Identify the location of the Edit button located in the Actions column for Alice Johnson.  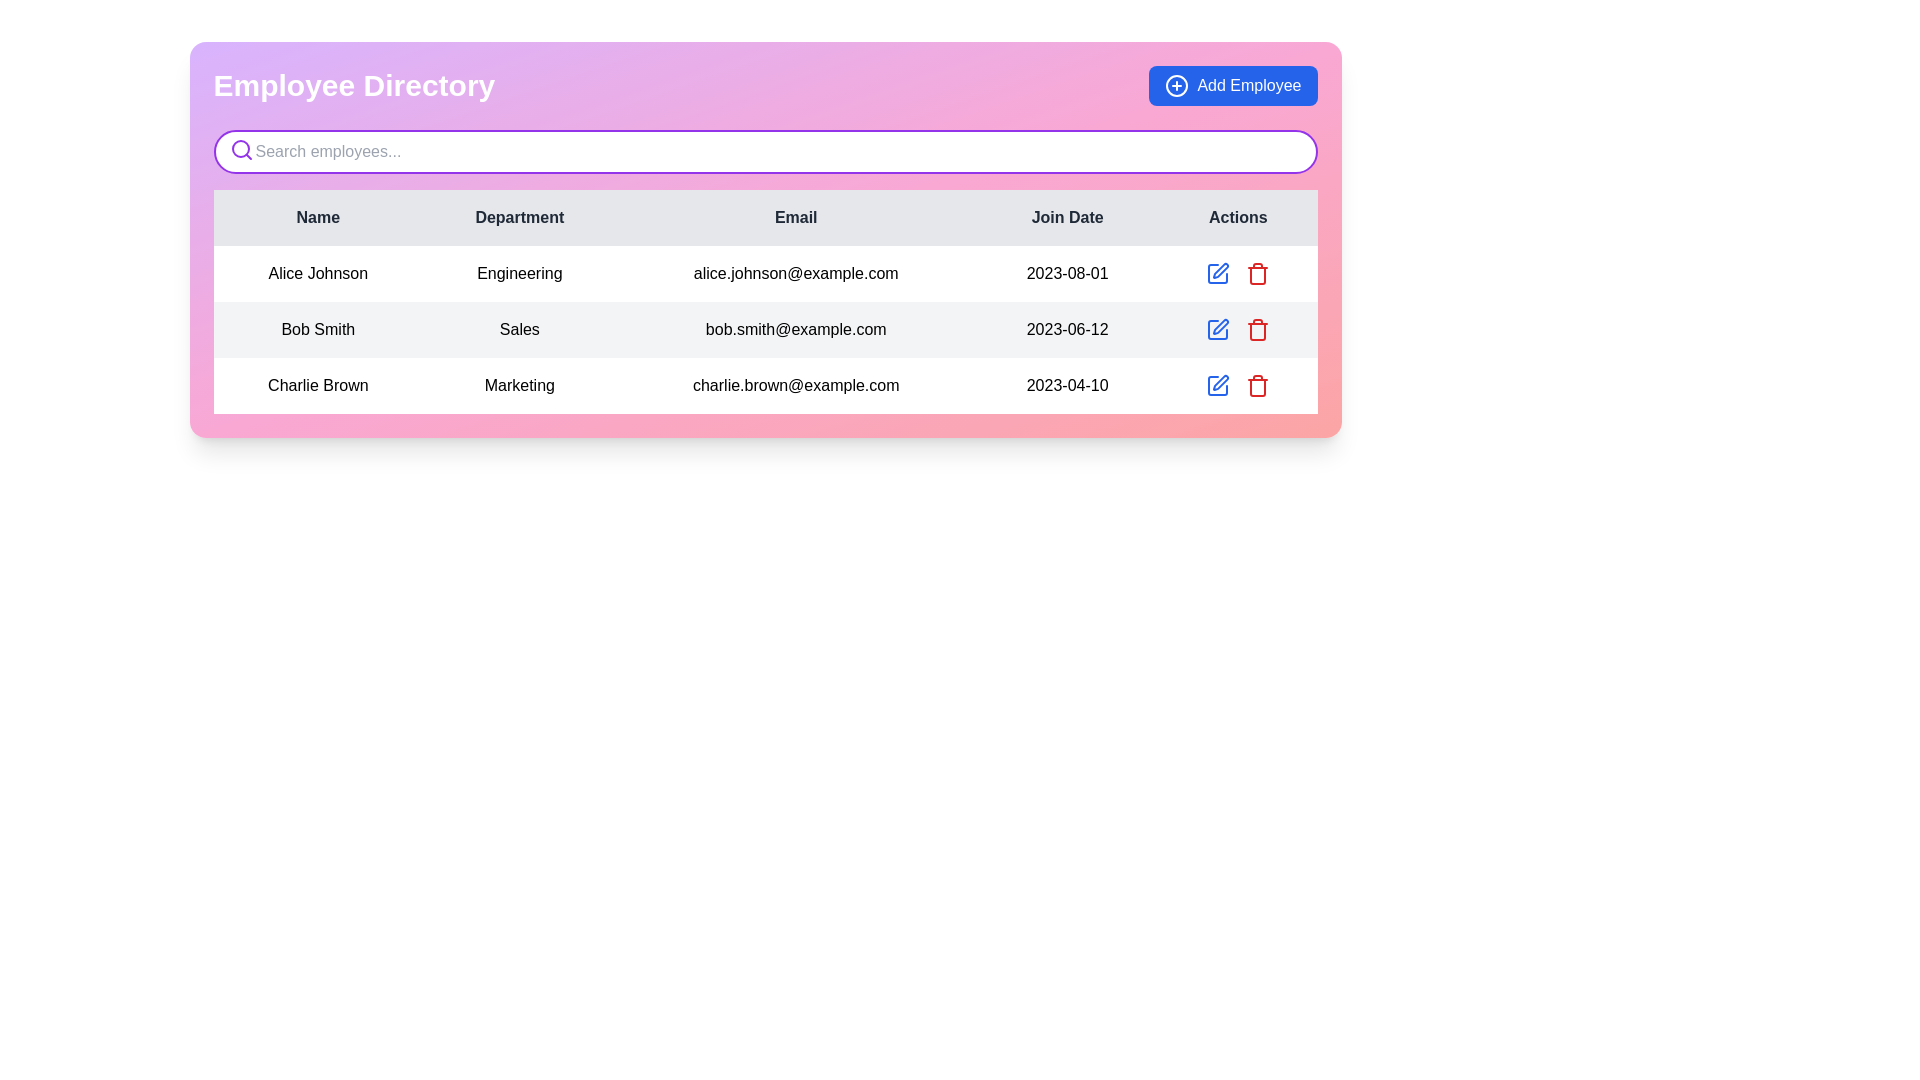
(1217, 273).